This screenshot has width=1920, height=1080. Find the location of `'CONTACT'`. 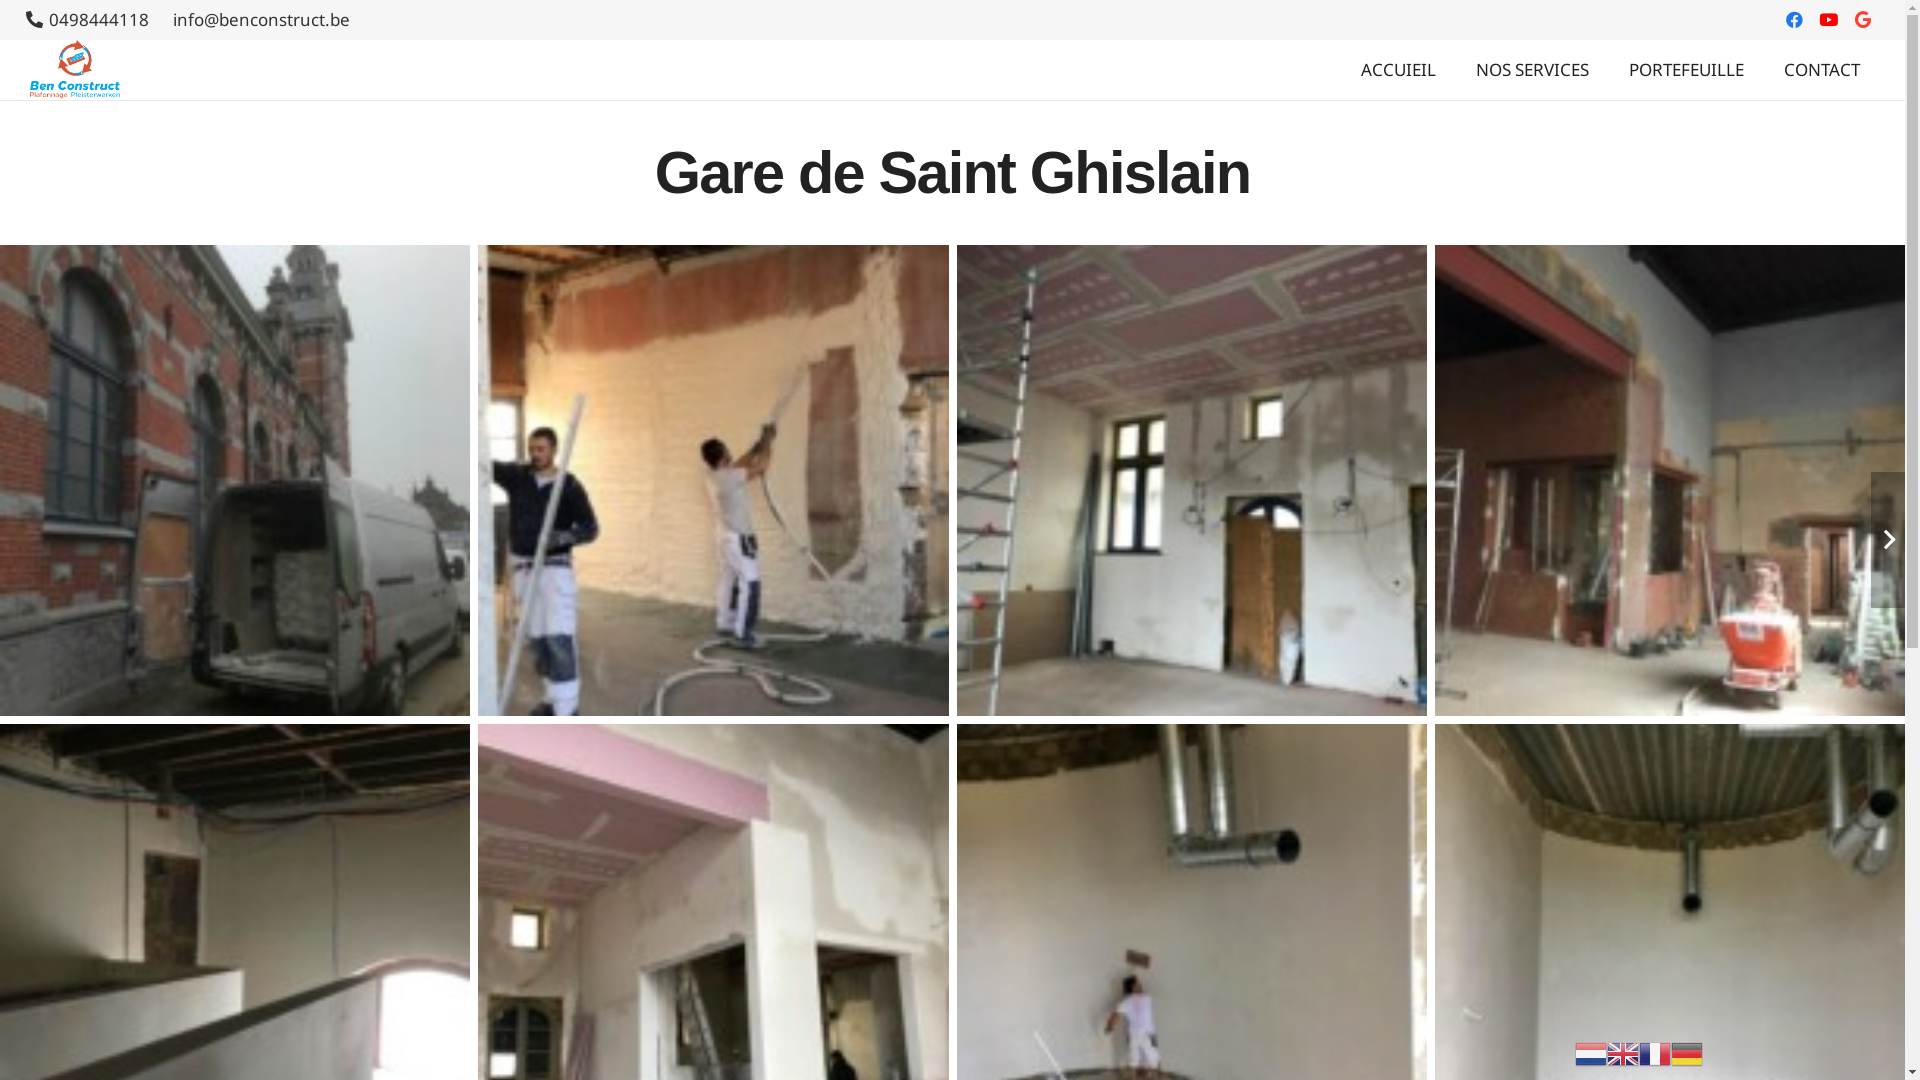

'CONTACT' is located at coordinates (1763, 68).